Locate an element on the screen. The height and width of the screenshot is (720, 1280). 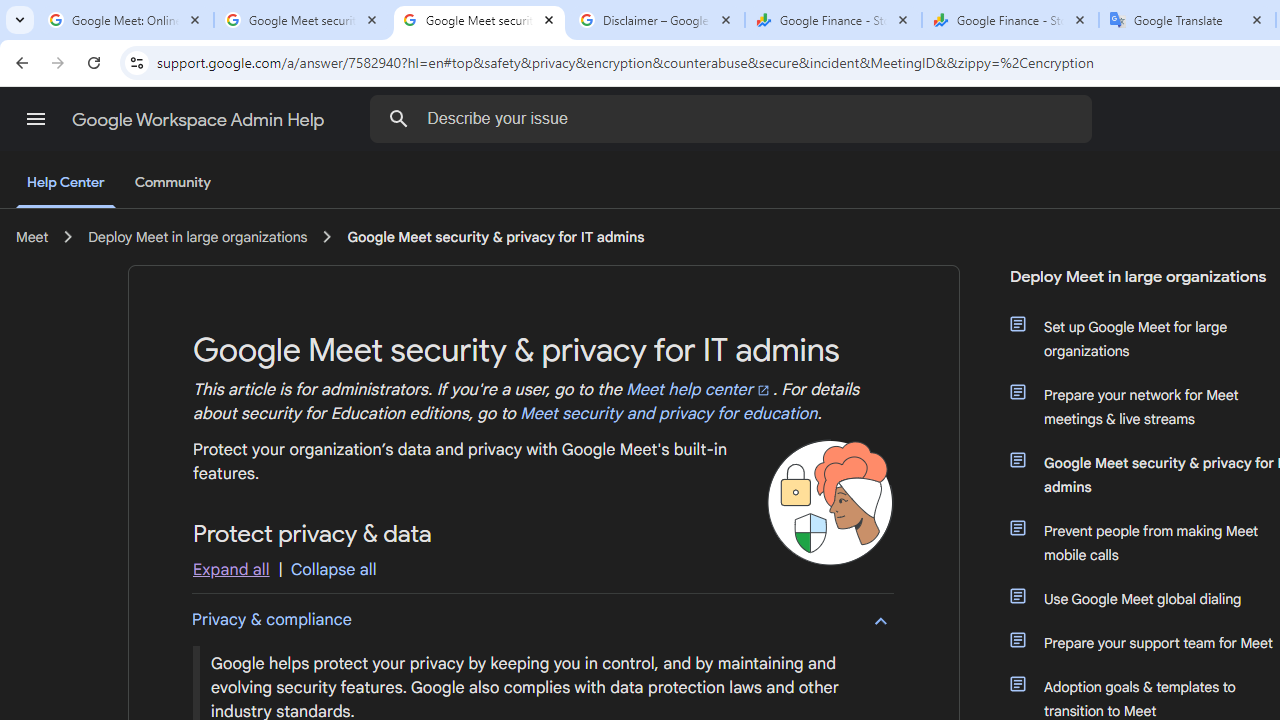
'Deploy Meet in large organizations' is located at coordinates (198, 236).